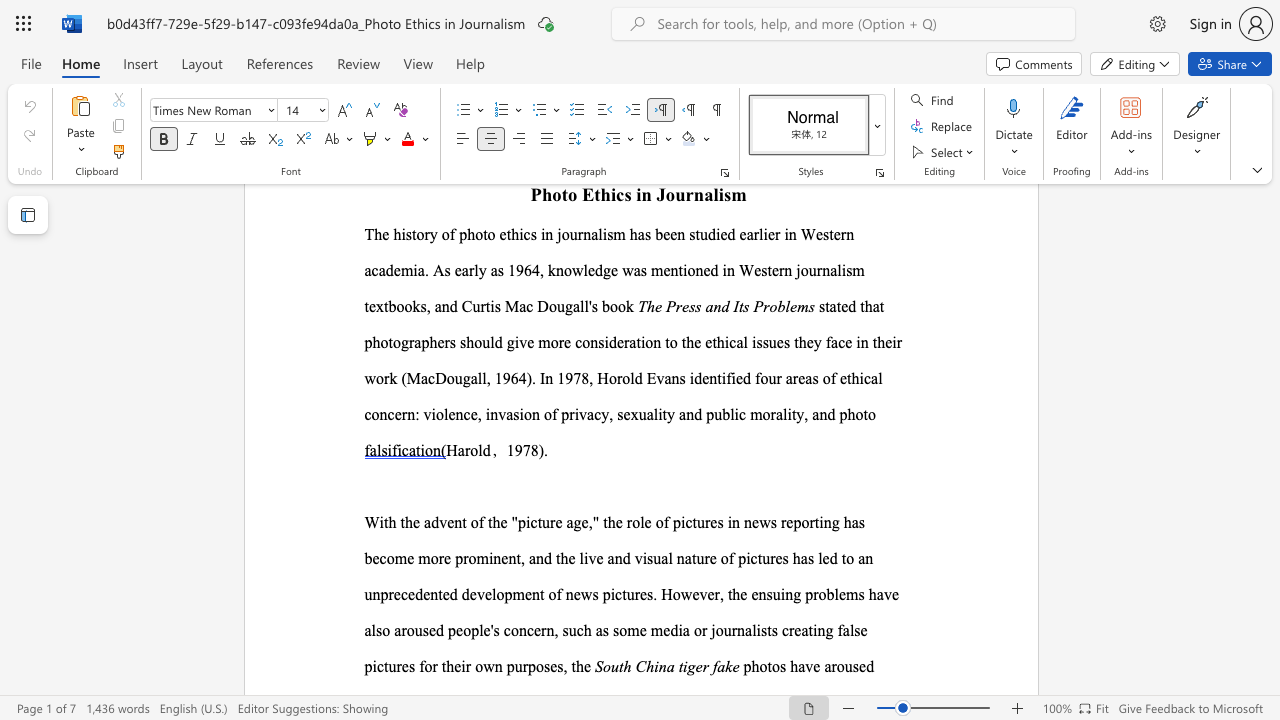  Describe the element at coordinates (665, 341) in the screenshot. I see `the subset text "to the ethical issues they face in the" within the text "that photographers should give more consideration to the ethical issues they face in their work"` at that location.